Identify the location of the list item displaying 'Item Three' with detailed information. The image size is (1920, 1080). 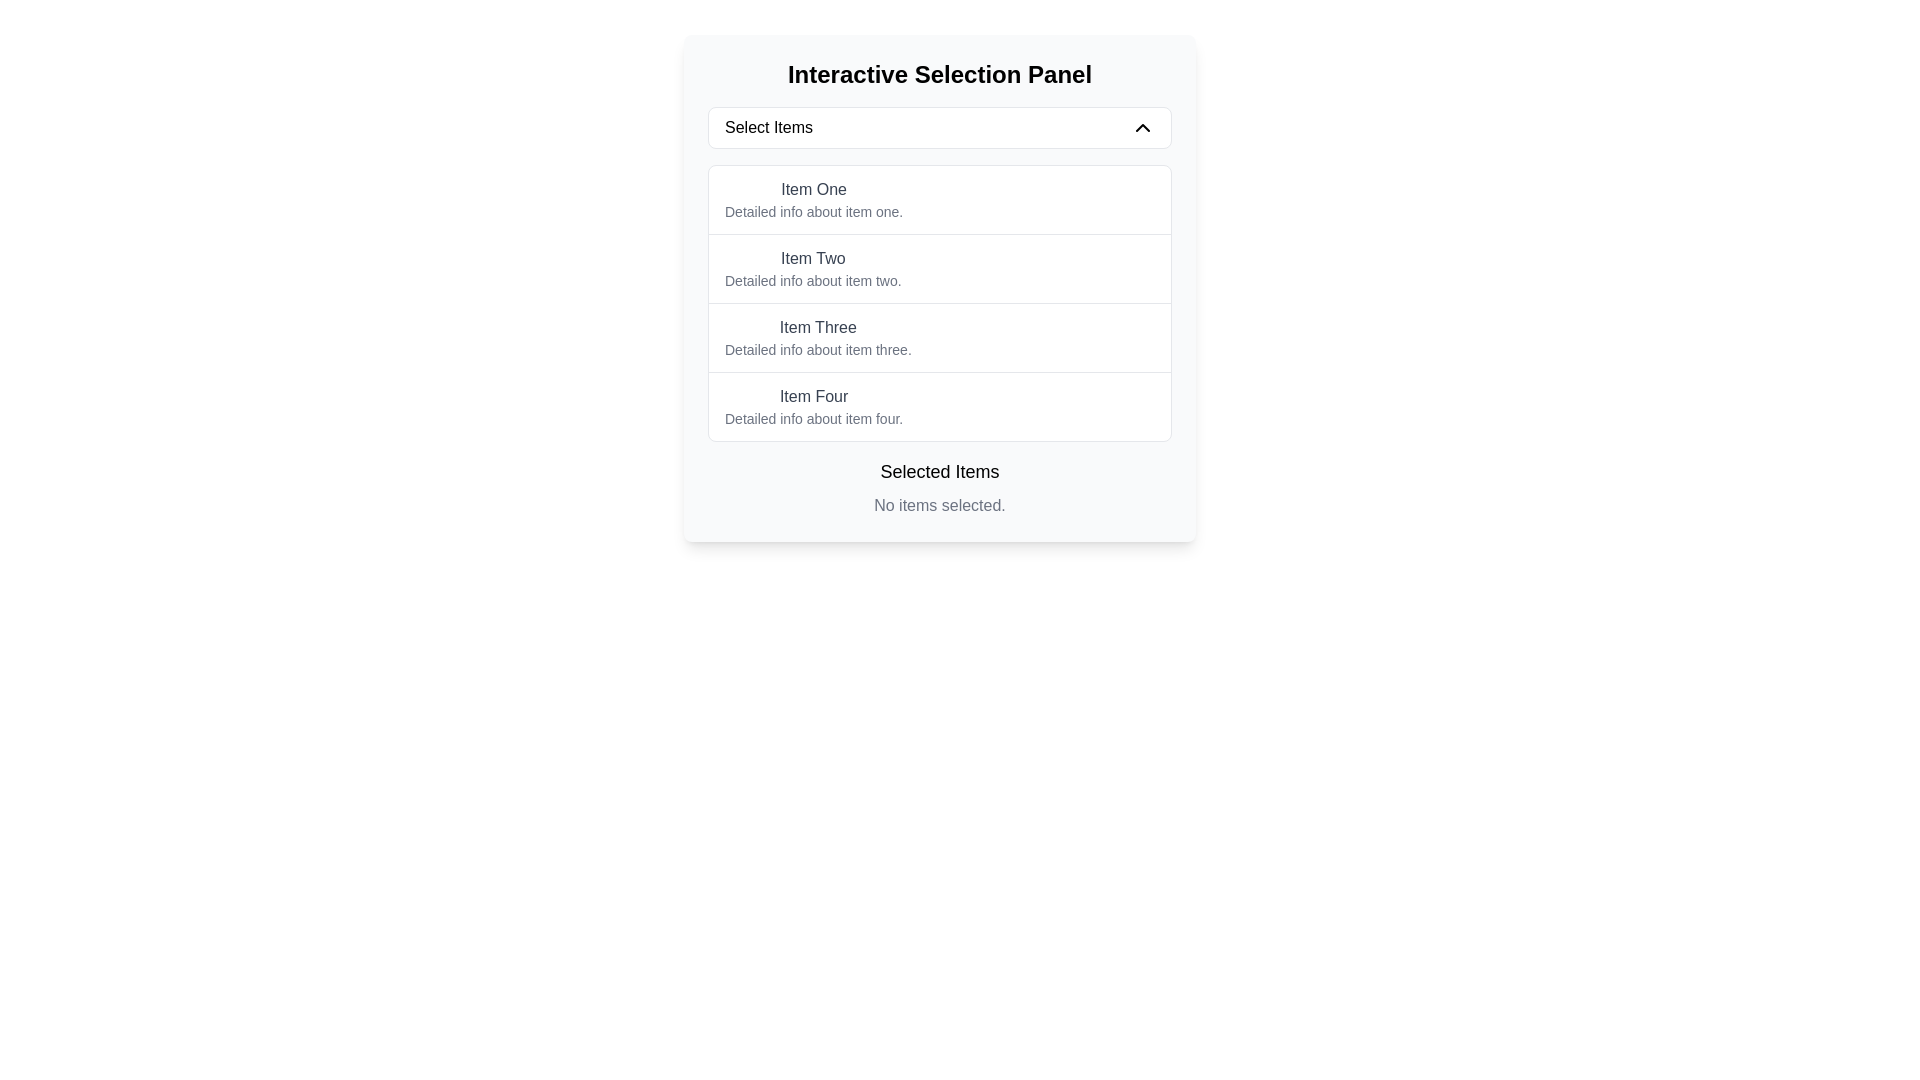
(939, 336).